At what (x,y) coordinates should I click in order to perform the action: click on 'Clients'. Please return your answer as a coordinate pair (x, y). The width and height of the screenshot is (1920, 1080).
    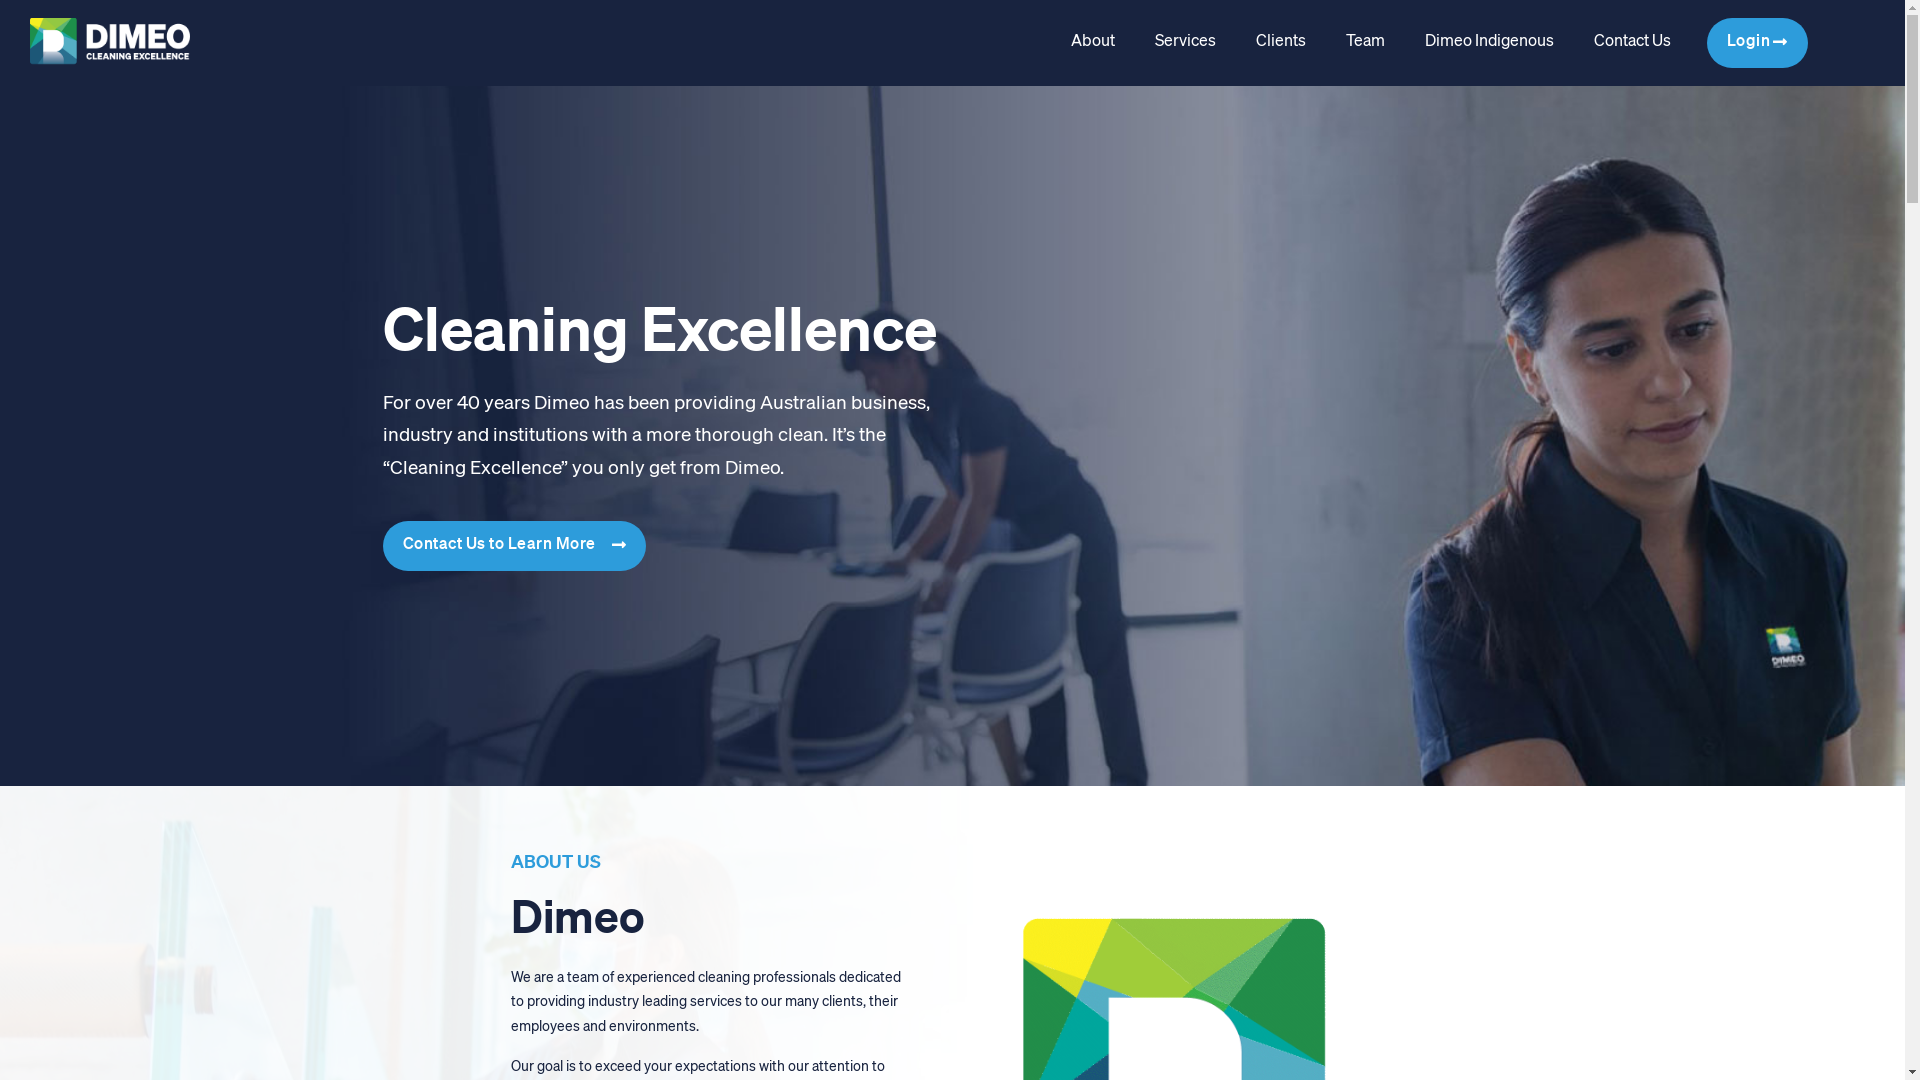
    Looking at the image, I should click on (1281, 42).